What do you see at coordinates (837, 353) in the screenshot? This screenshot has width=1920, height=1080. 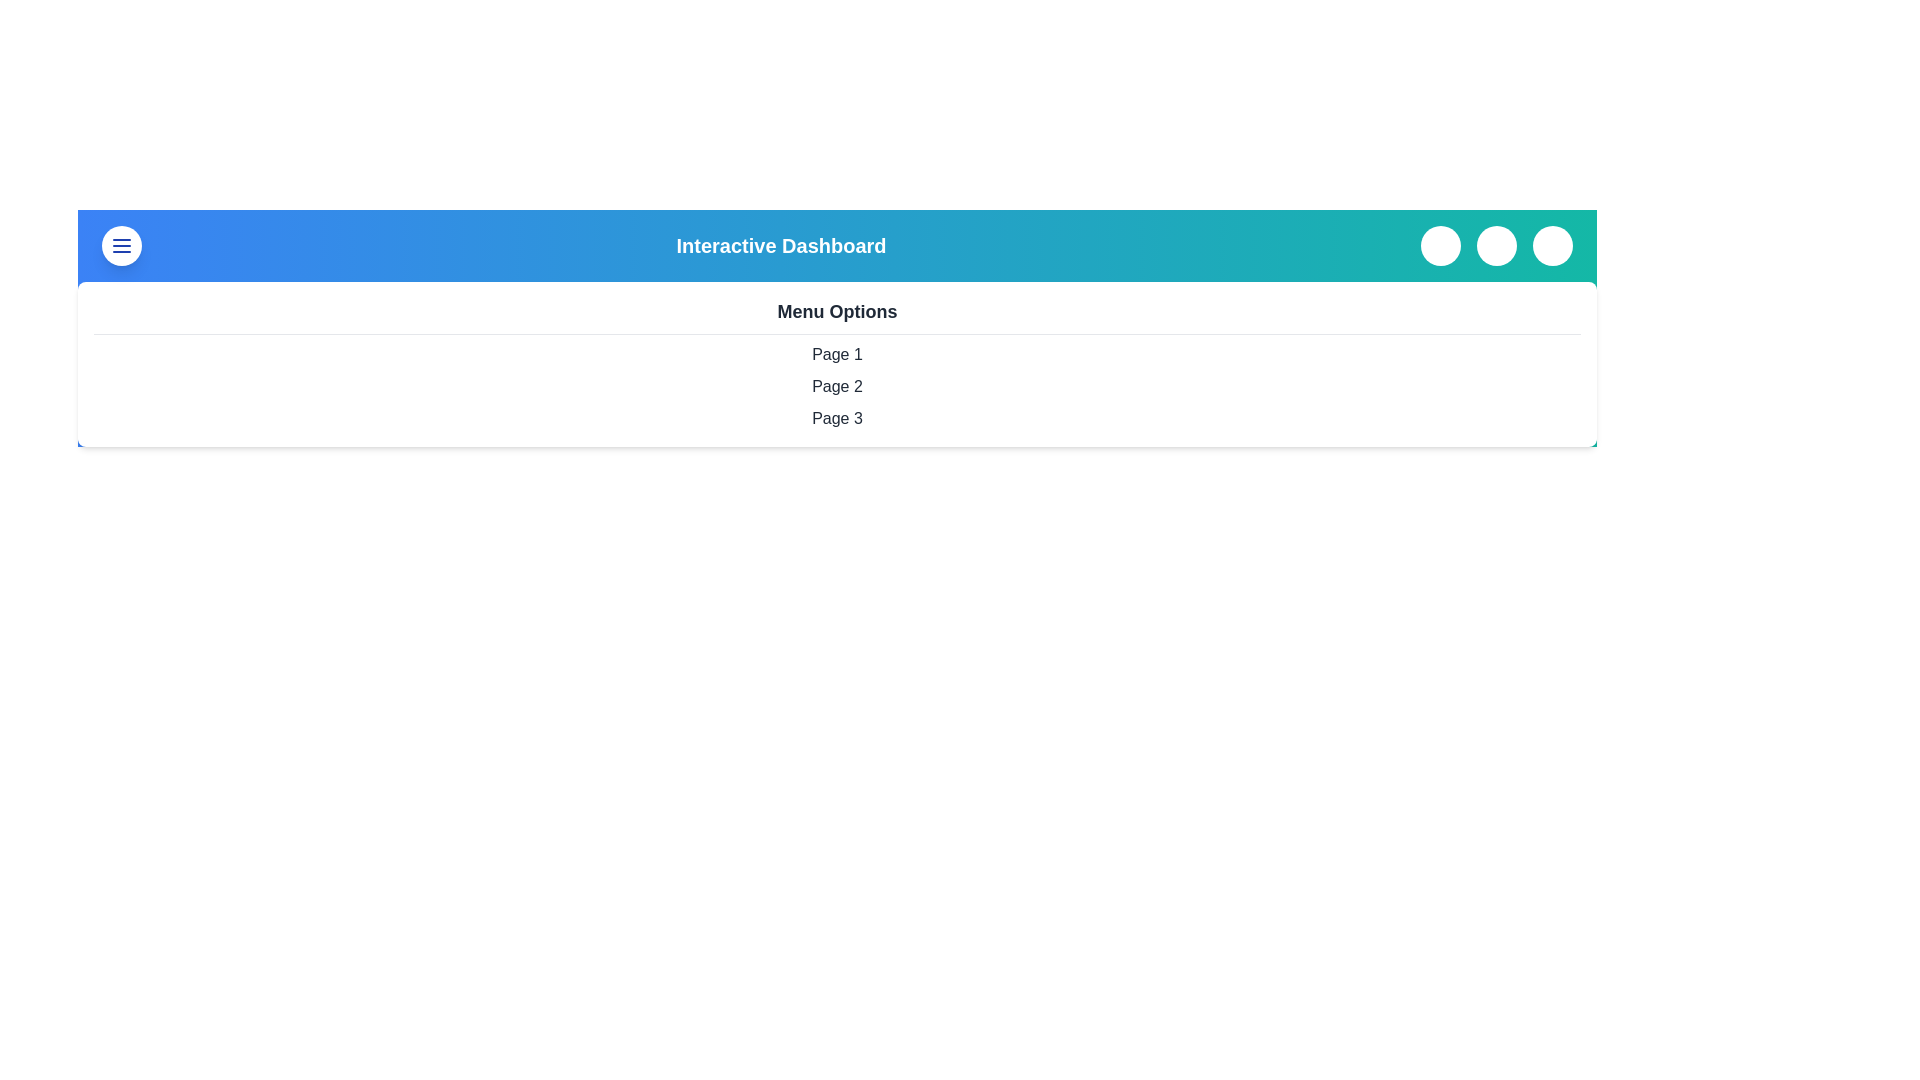 I see `the menu option Page 1 to navigate to the corresponding page` at bounding box center [837, 353].